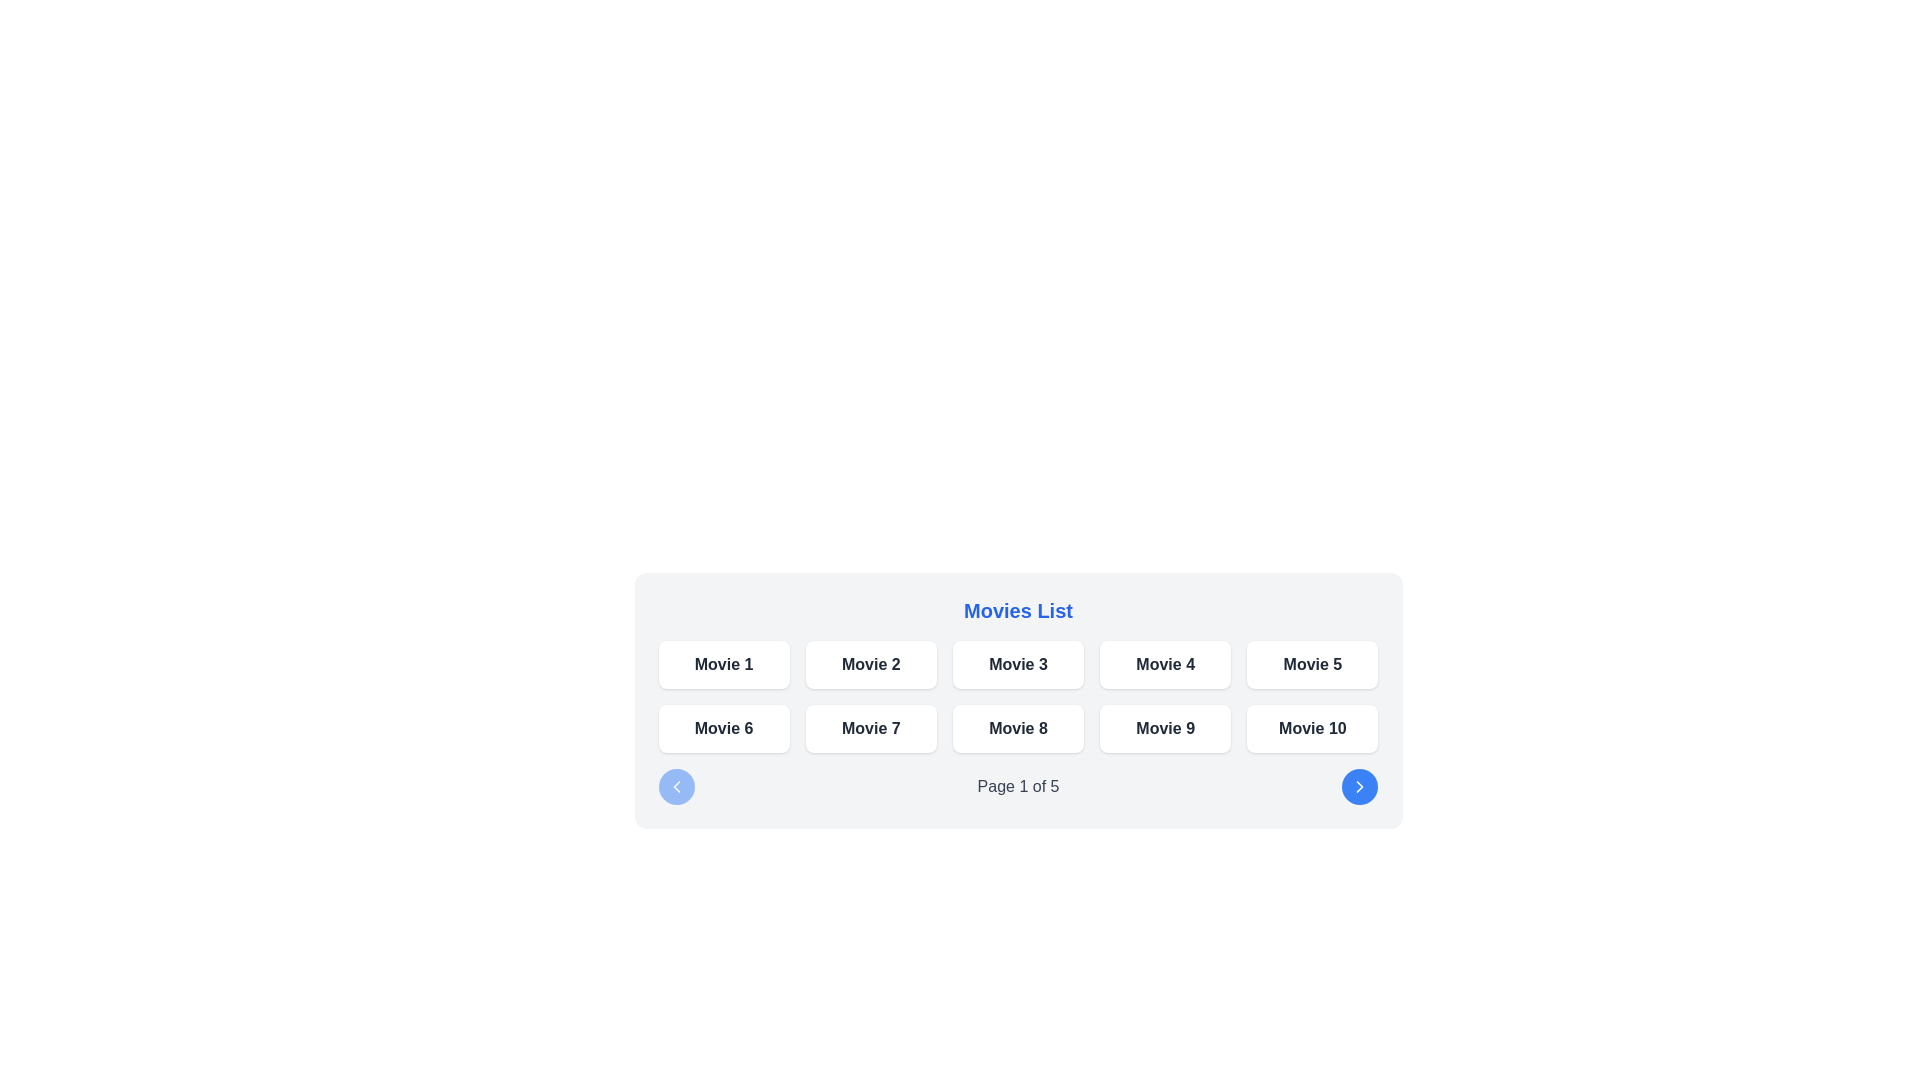 The image size is (1920, 1080). I want to click on the button-like list item displaying the title 'Movie 10', so click(1312, 729).